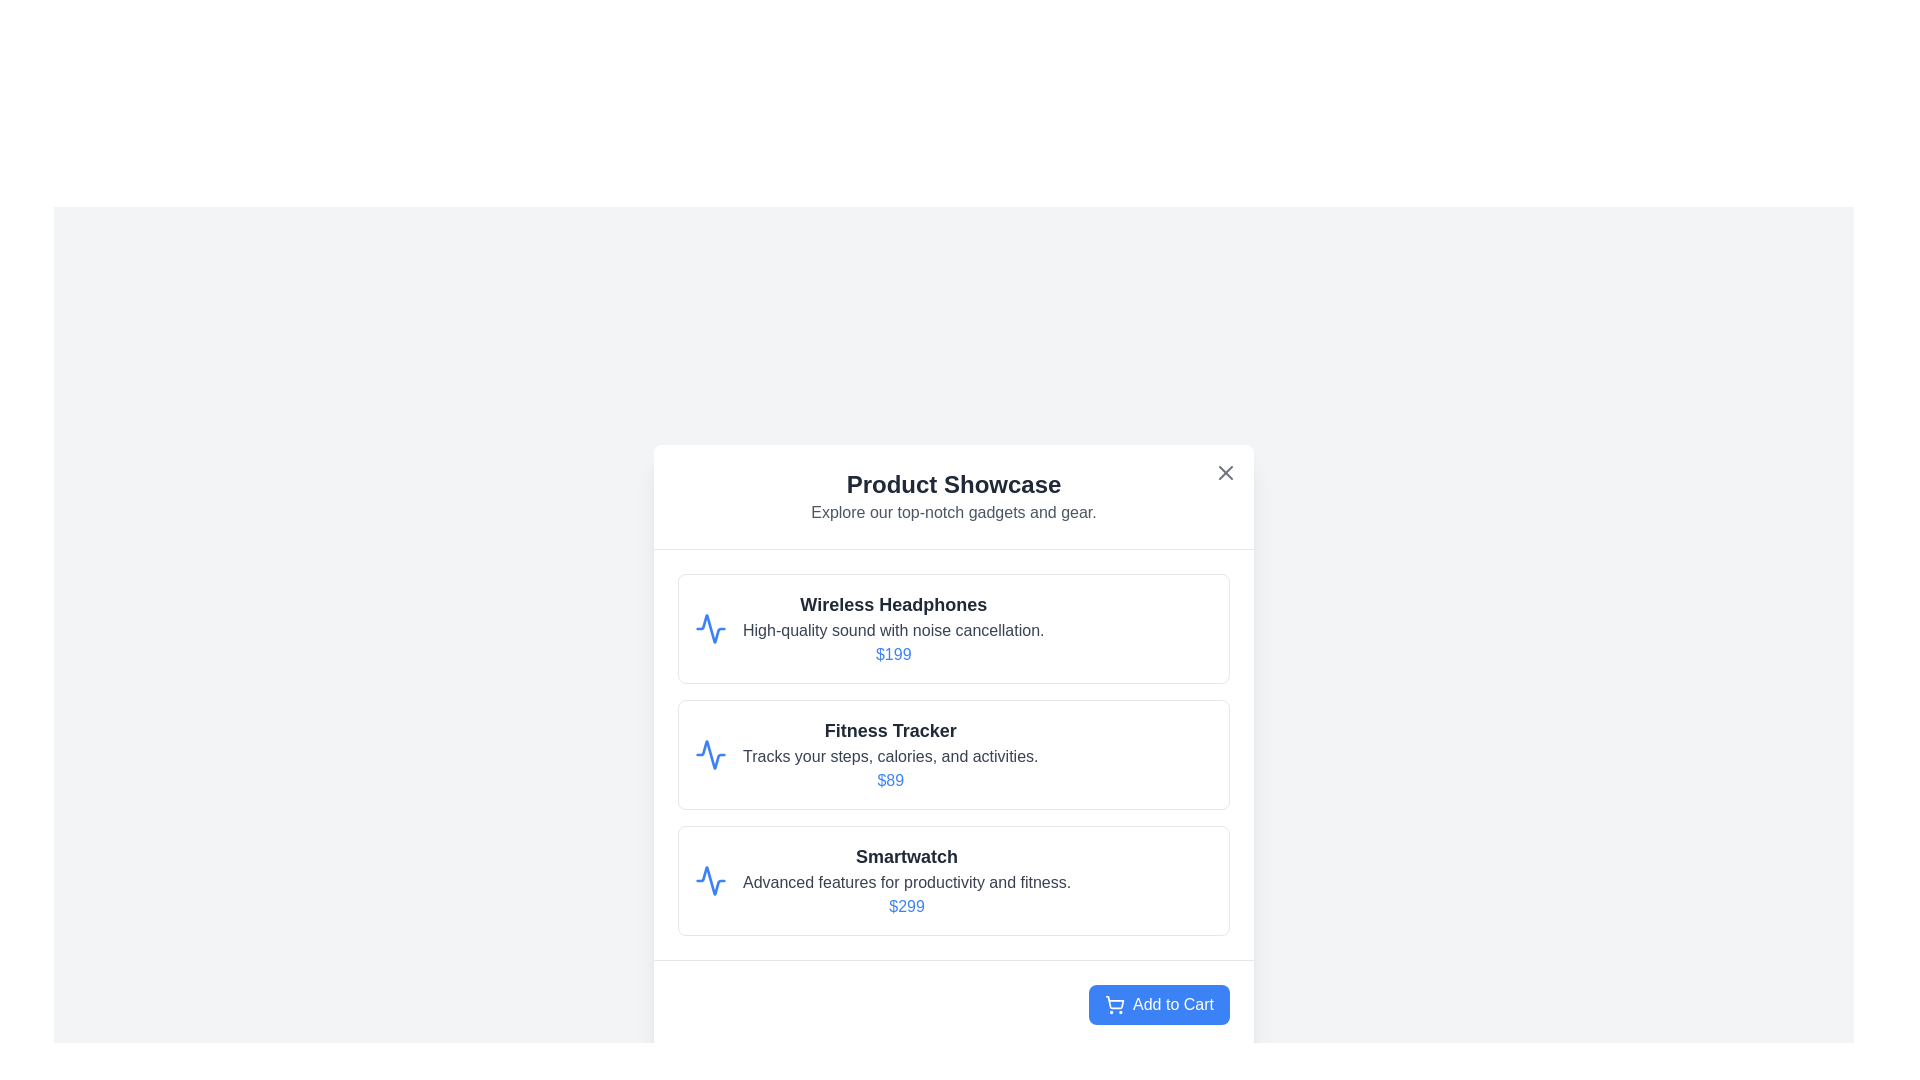  I want to click on the button used to add the currently selected product to the shopping cart, so click(1159, 1005).